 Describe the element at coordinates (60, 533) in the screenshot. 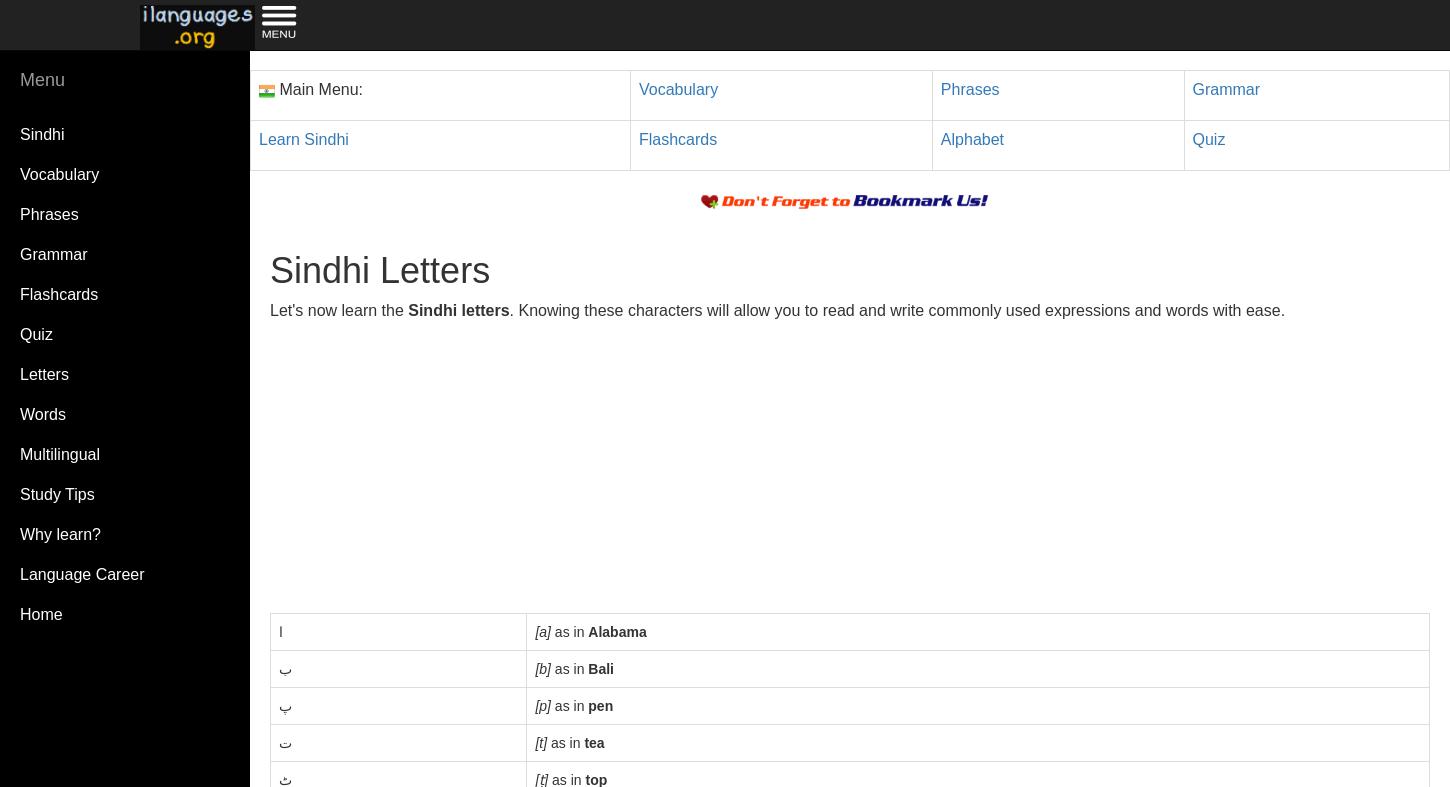

I see `'Why learn?'` at that location.